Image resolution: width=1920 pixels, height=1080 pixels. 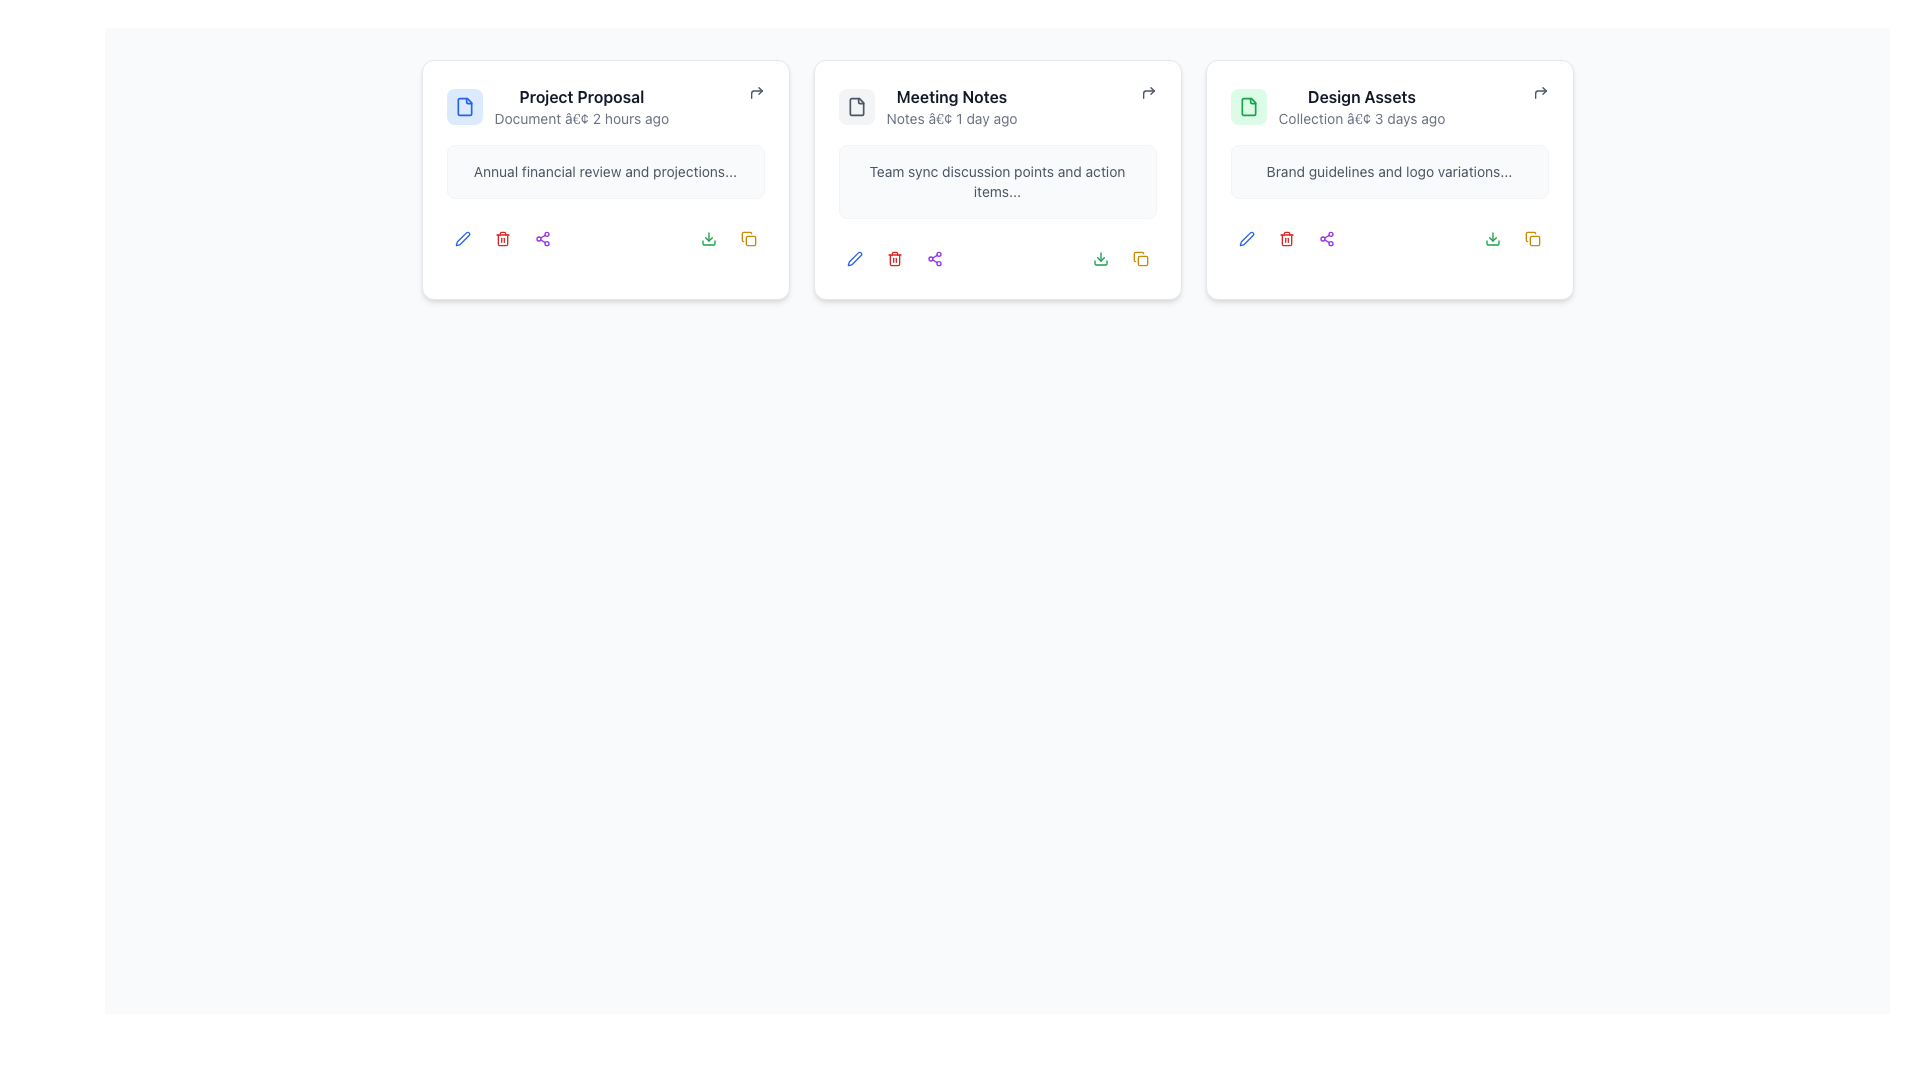 What do you see at coordinates (749, 239) in the screenshot?
I see `the small rectangular shape with rounded corners located in the top-right area of the 'Project Proposal' card` at bounding box center [749, 239].